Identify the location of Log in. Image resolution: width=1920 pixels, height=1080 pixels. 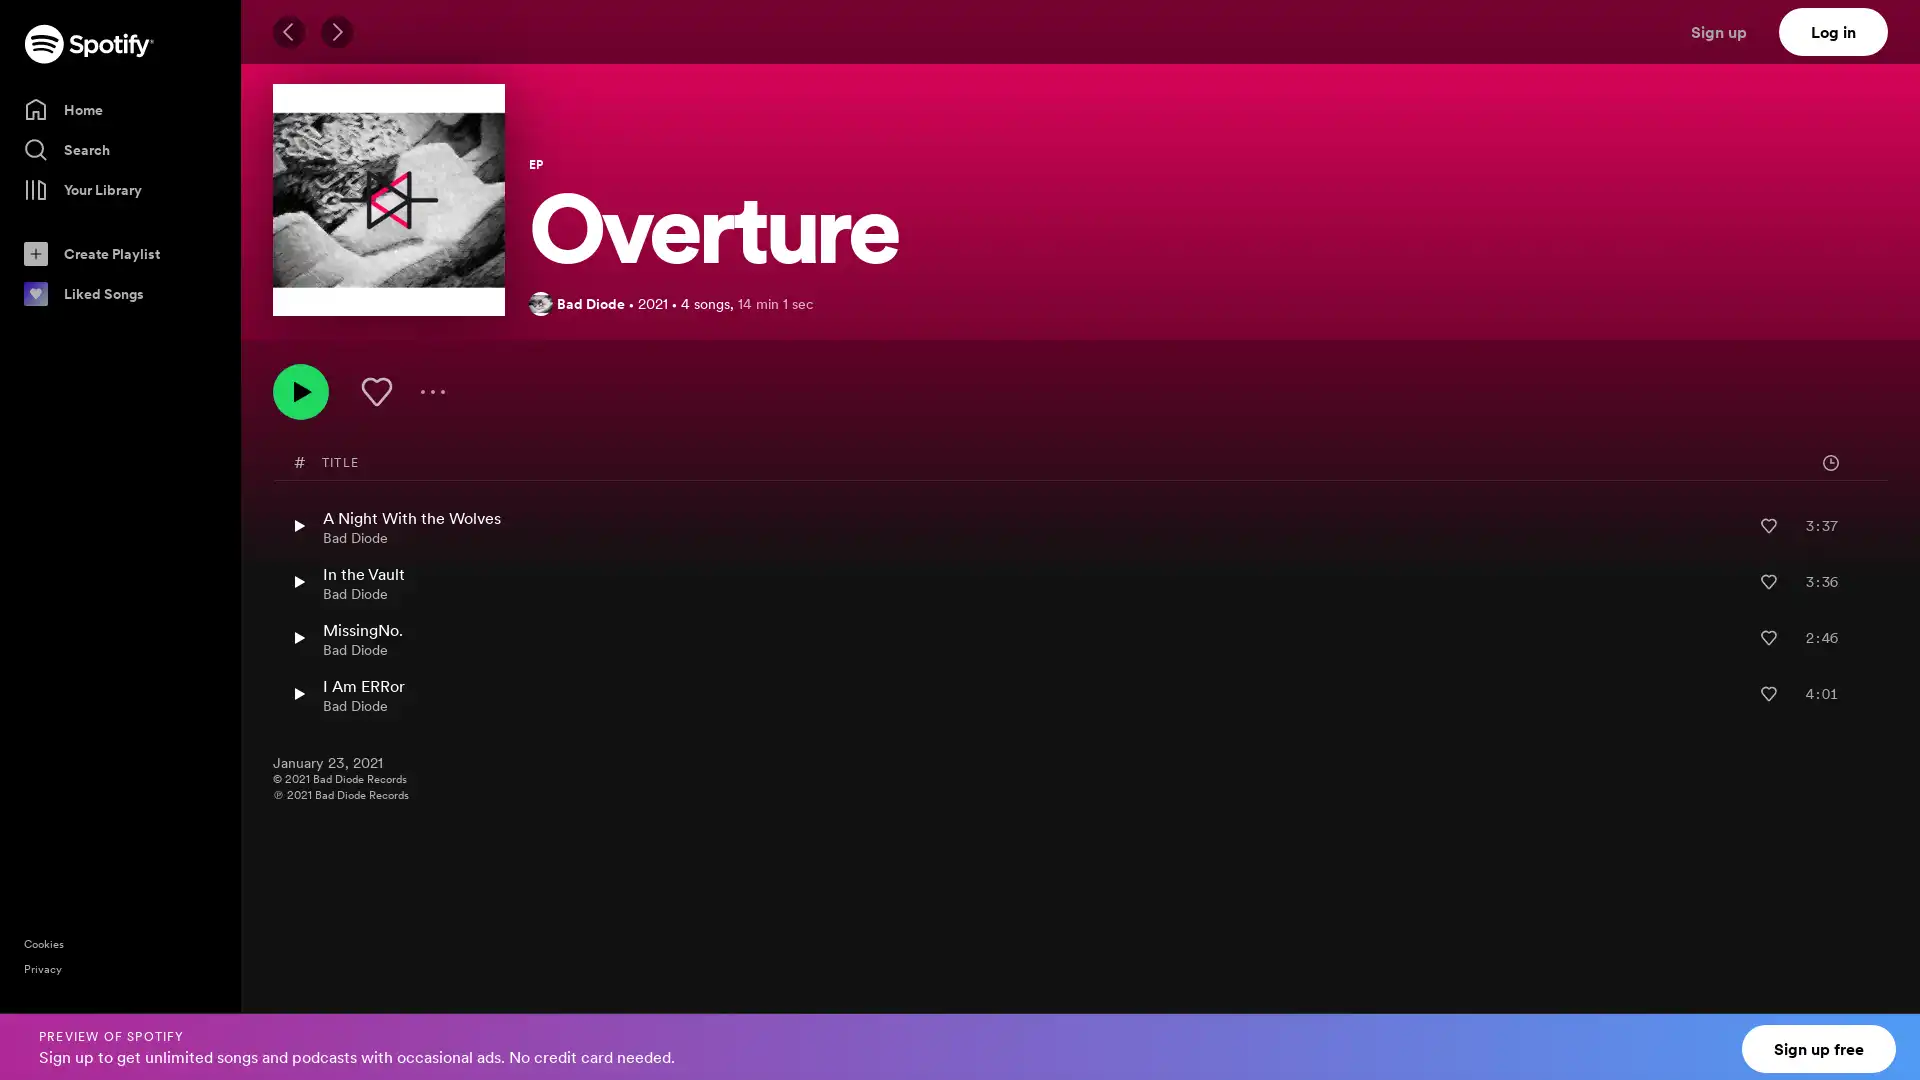
(1833, 31).